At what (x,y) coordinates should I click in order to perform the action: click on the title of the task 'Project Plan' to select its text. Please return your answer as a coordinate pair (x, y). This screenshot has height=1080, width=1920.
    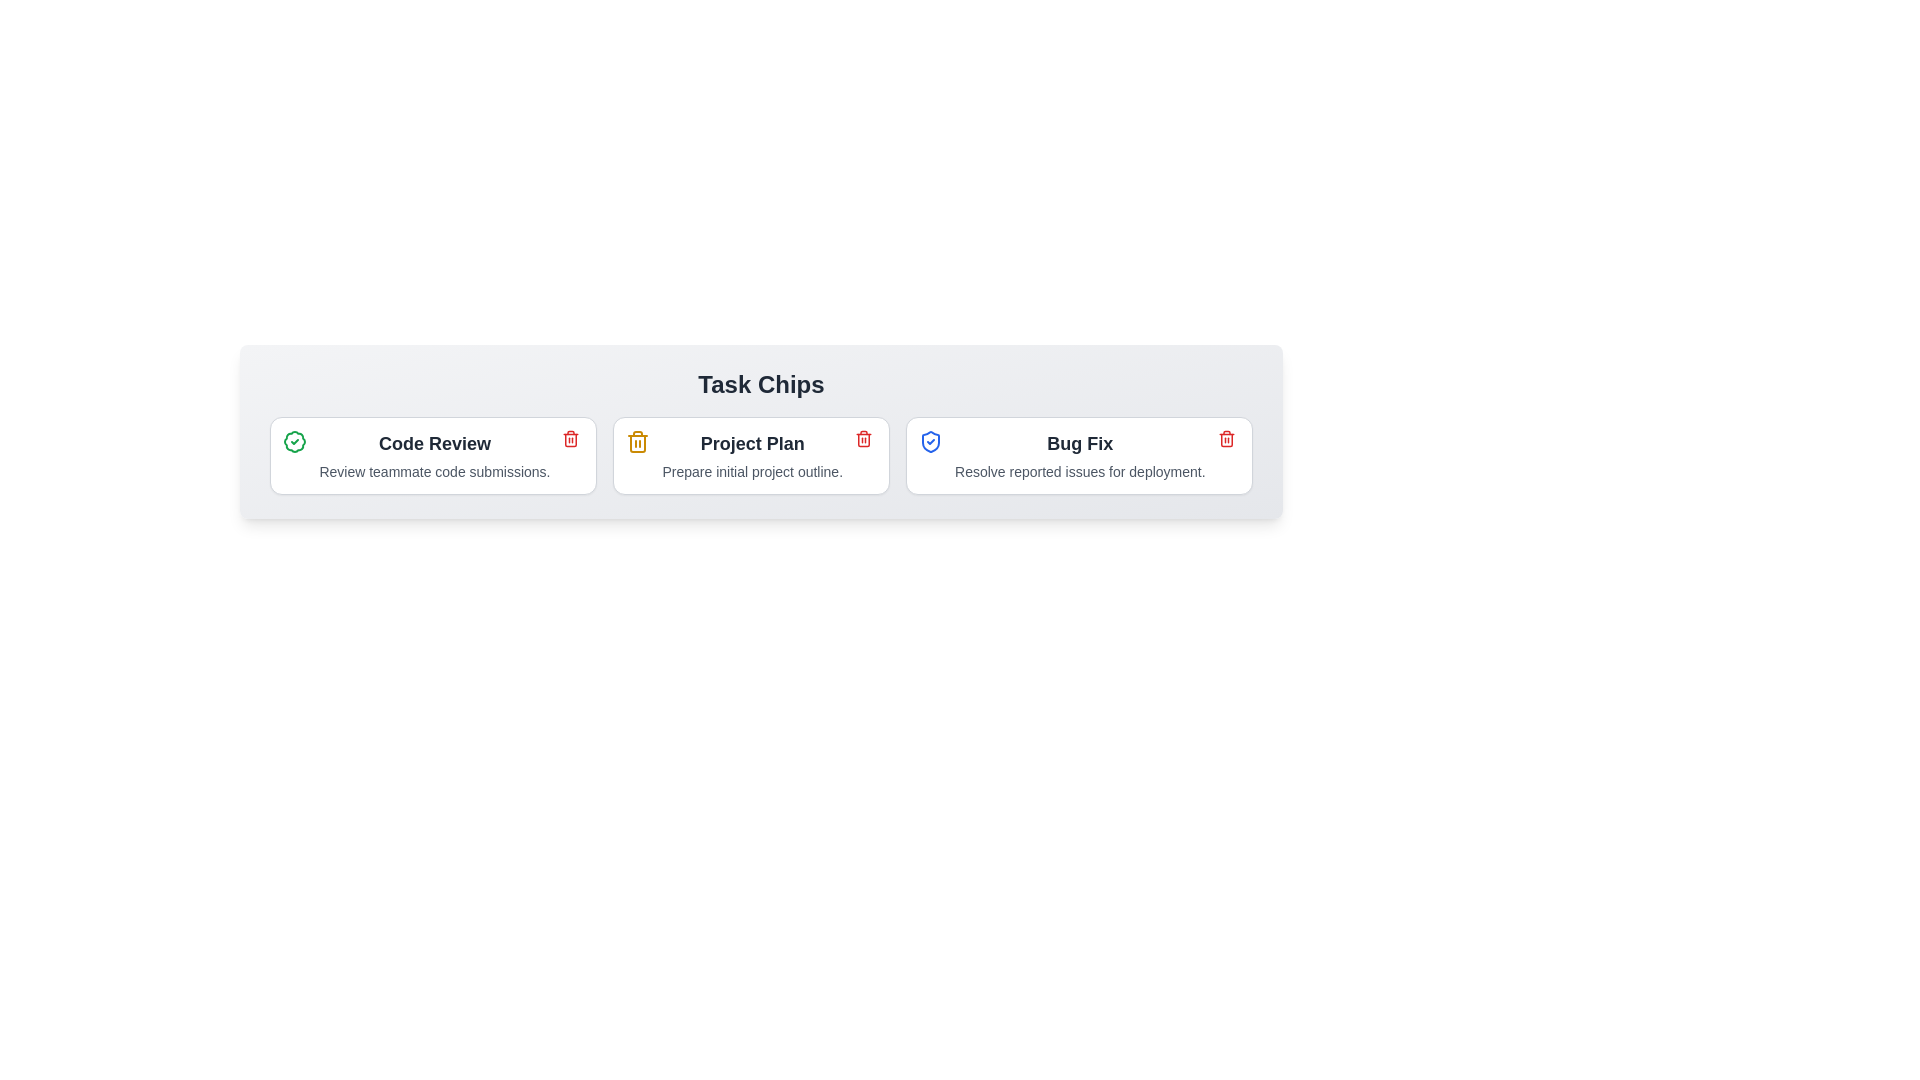
    Looking at the image, I should click on (751, 442).